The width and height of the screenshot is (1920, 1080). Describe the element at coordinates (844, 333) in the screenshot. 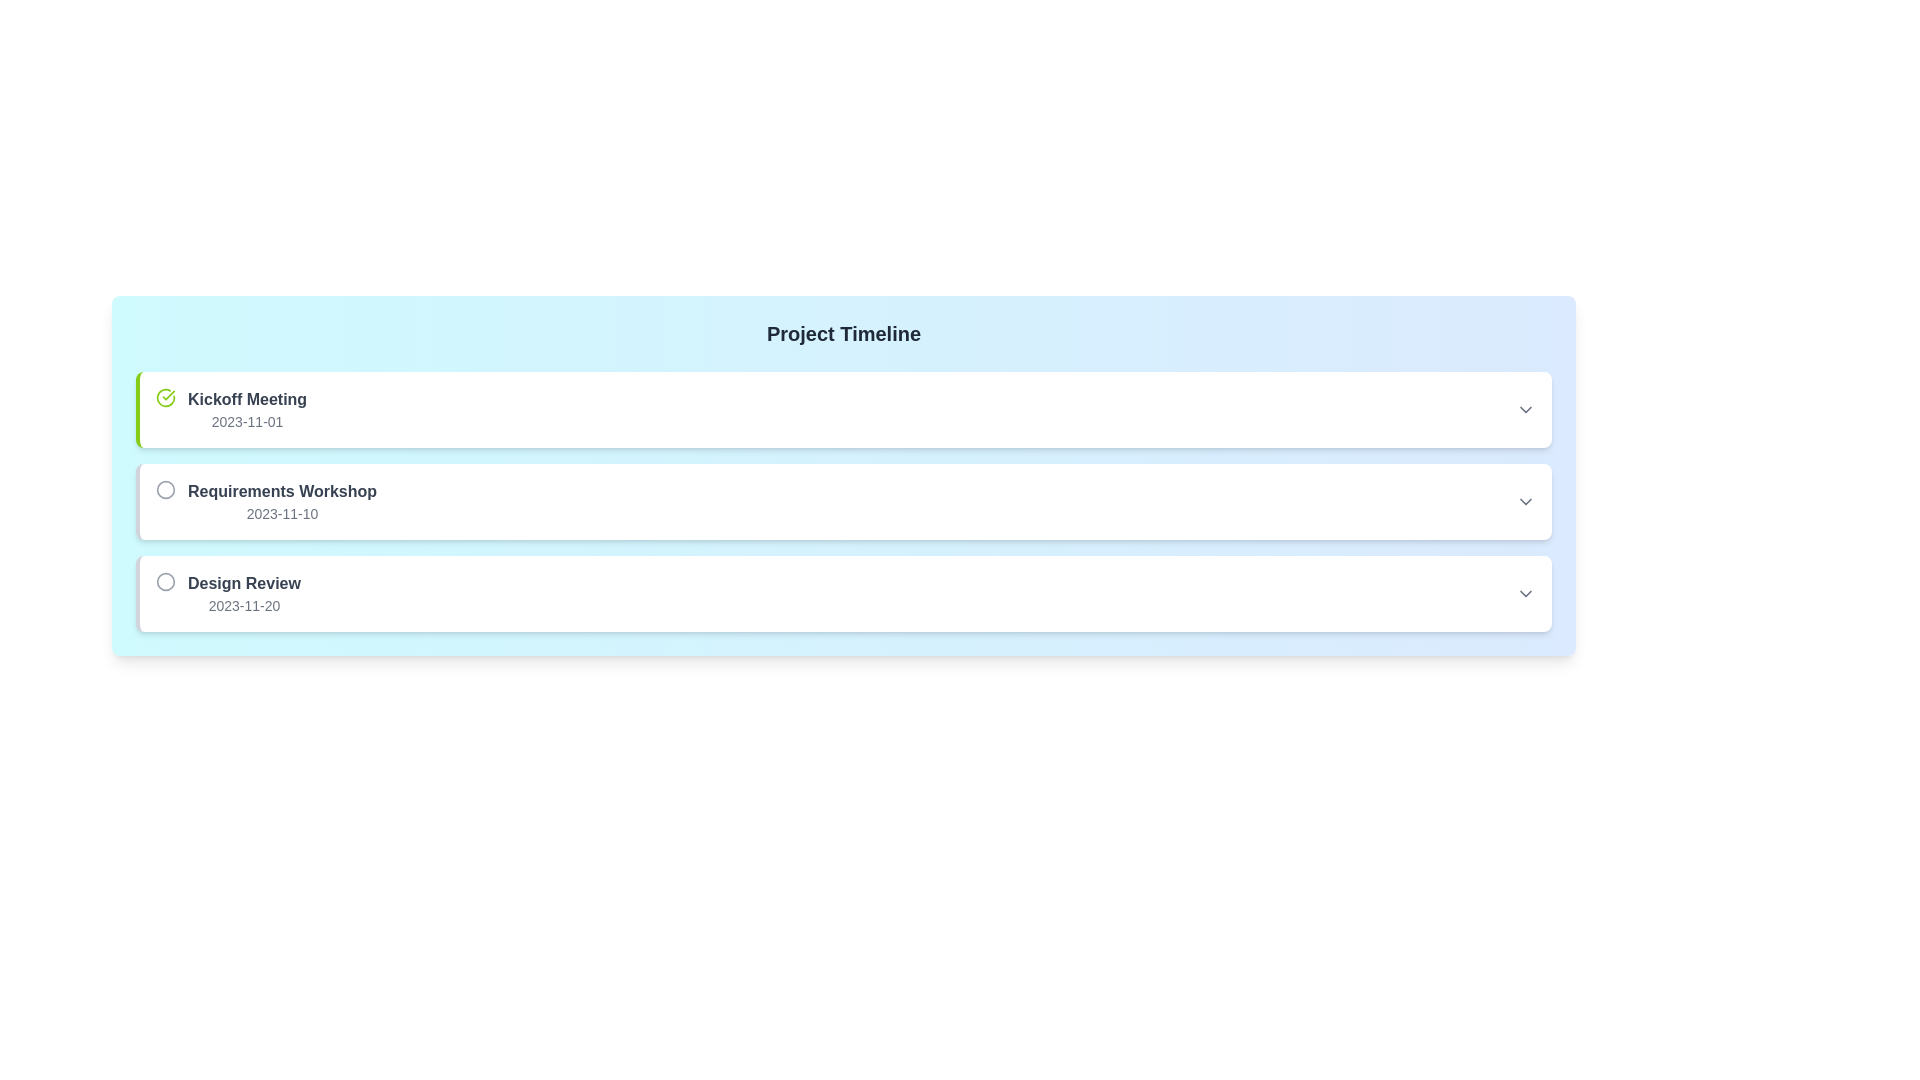

I see `the 'Project Timeline' text header` at that location.